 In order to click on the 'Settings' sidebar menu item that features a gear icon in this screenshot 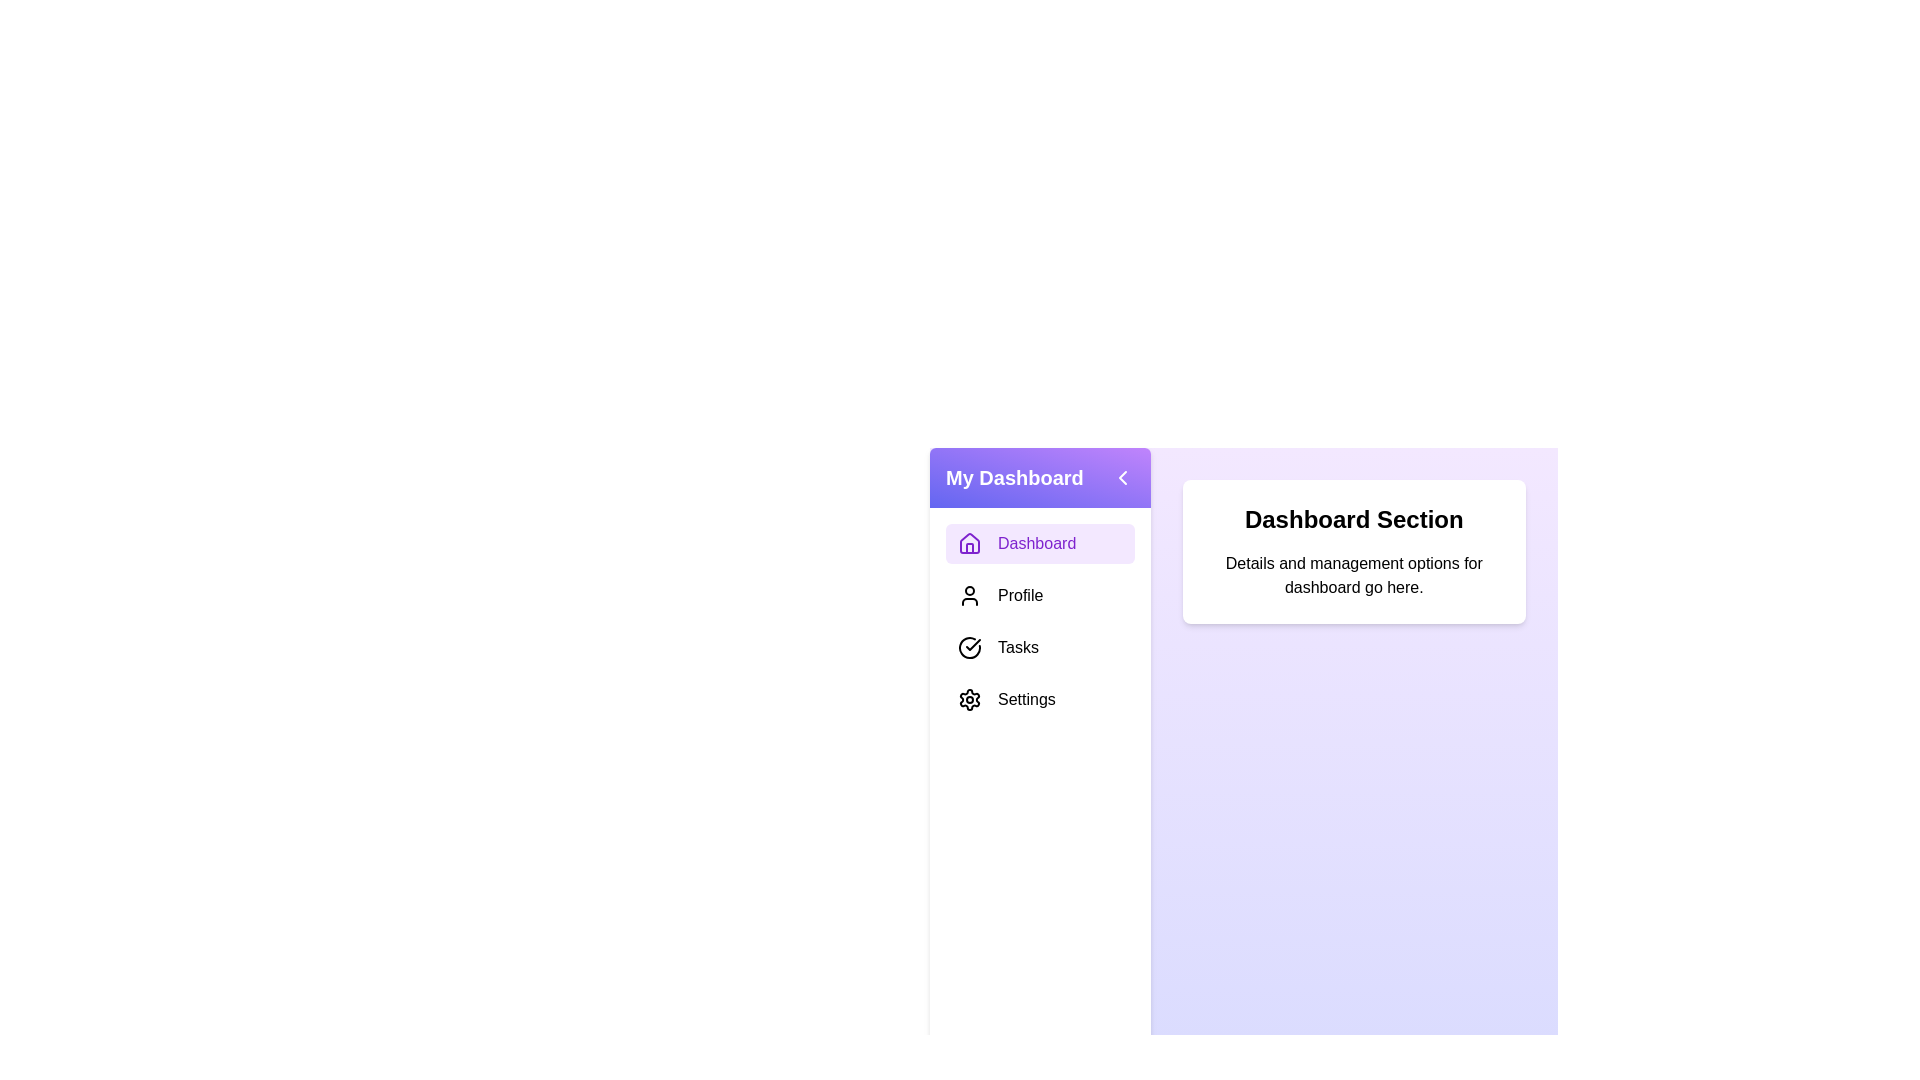, I will do `click(1026, 698)`.